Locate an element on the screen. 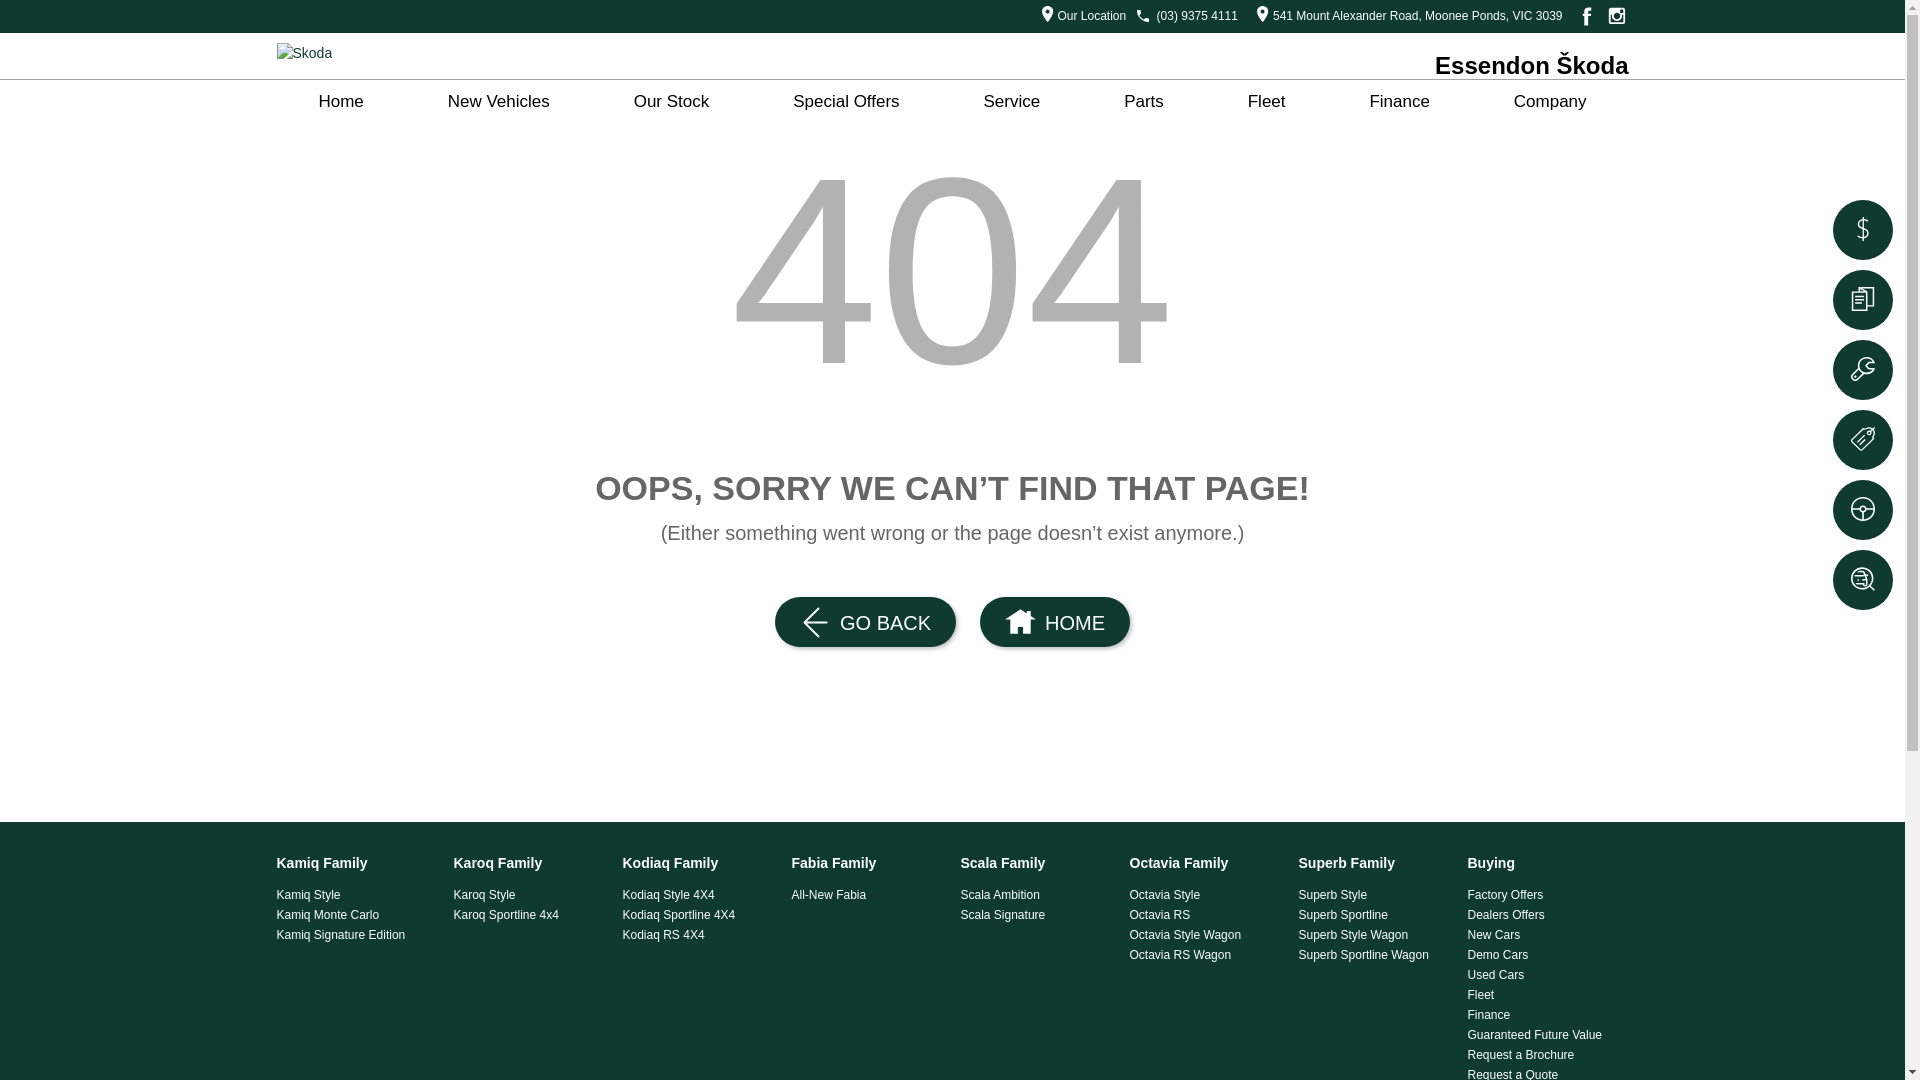  'Kamiq Style' is located at coordinates (352, 893).